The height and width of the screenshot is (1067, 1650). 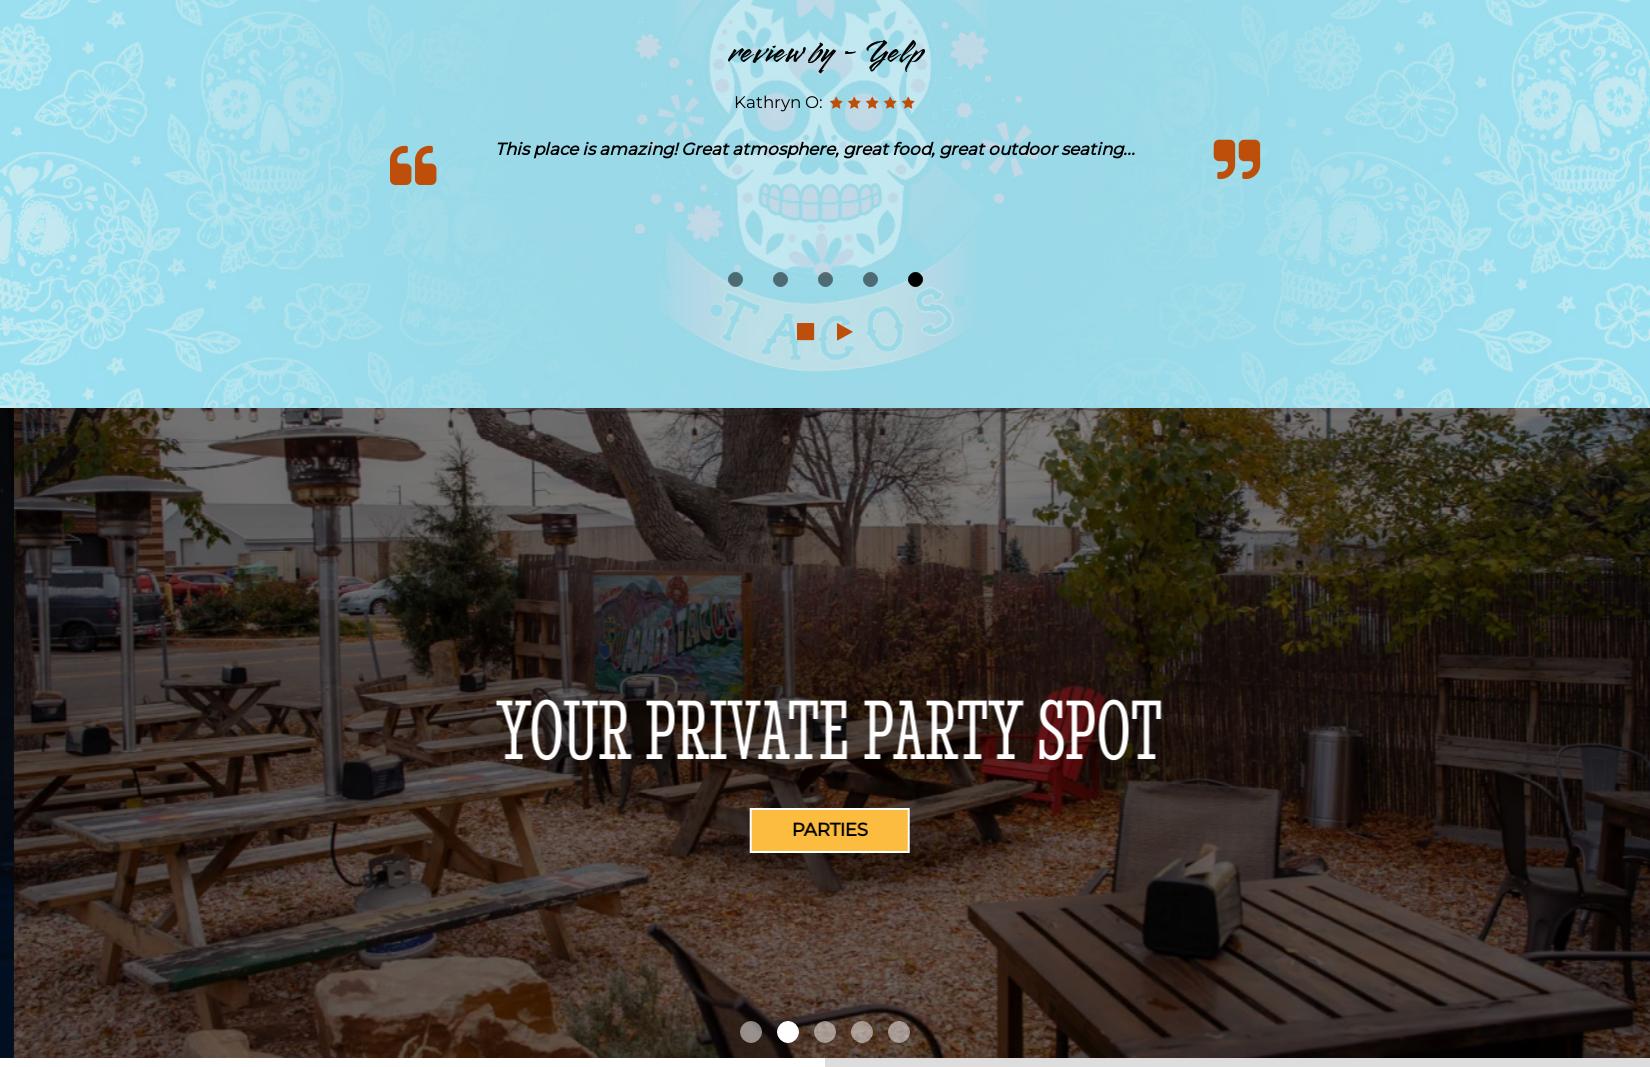 What do you see at coordinates (823, 727) in the screenshot?
I see `'Authentic Mexican Food'` at bounding box center [823, 727].